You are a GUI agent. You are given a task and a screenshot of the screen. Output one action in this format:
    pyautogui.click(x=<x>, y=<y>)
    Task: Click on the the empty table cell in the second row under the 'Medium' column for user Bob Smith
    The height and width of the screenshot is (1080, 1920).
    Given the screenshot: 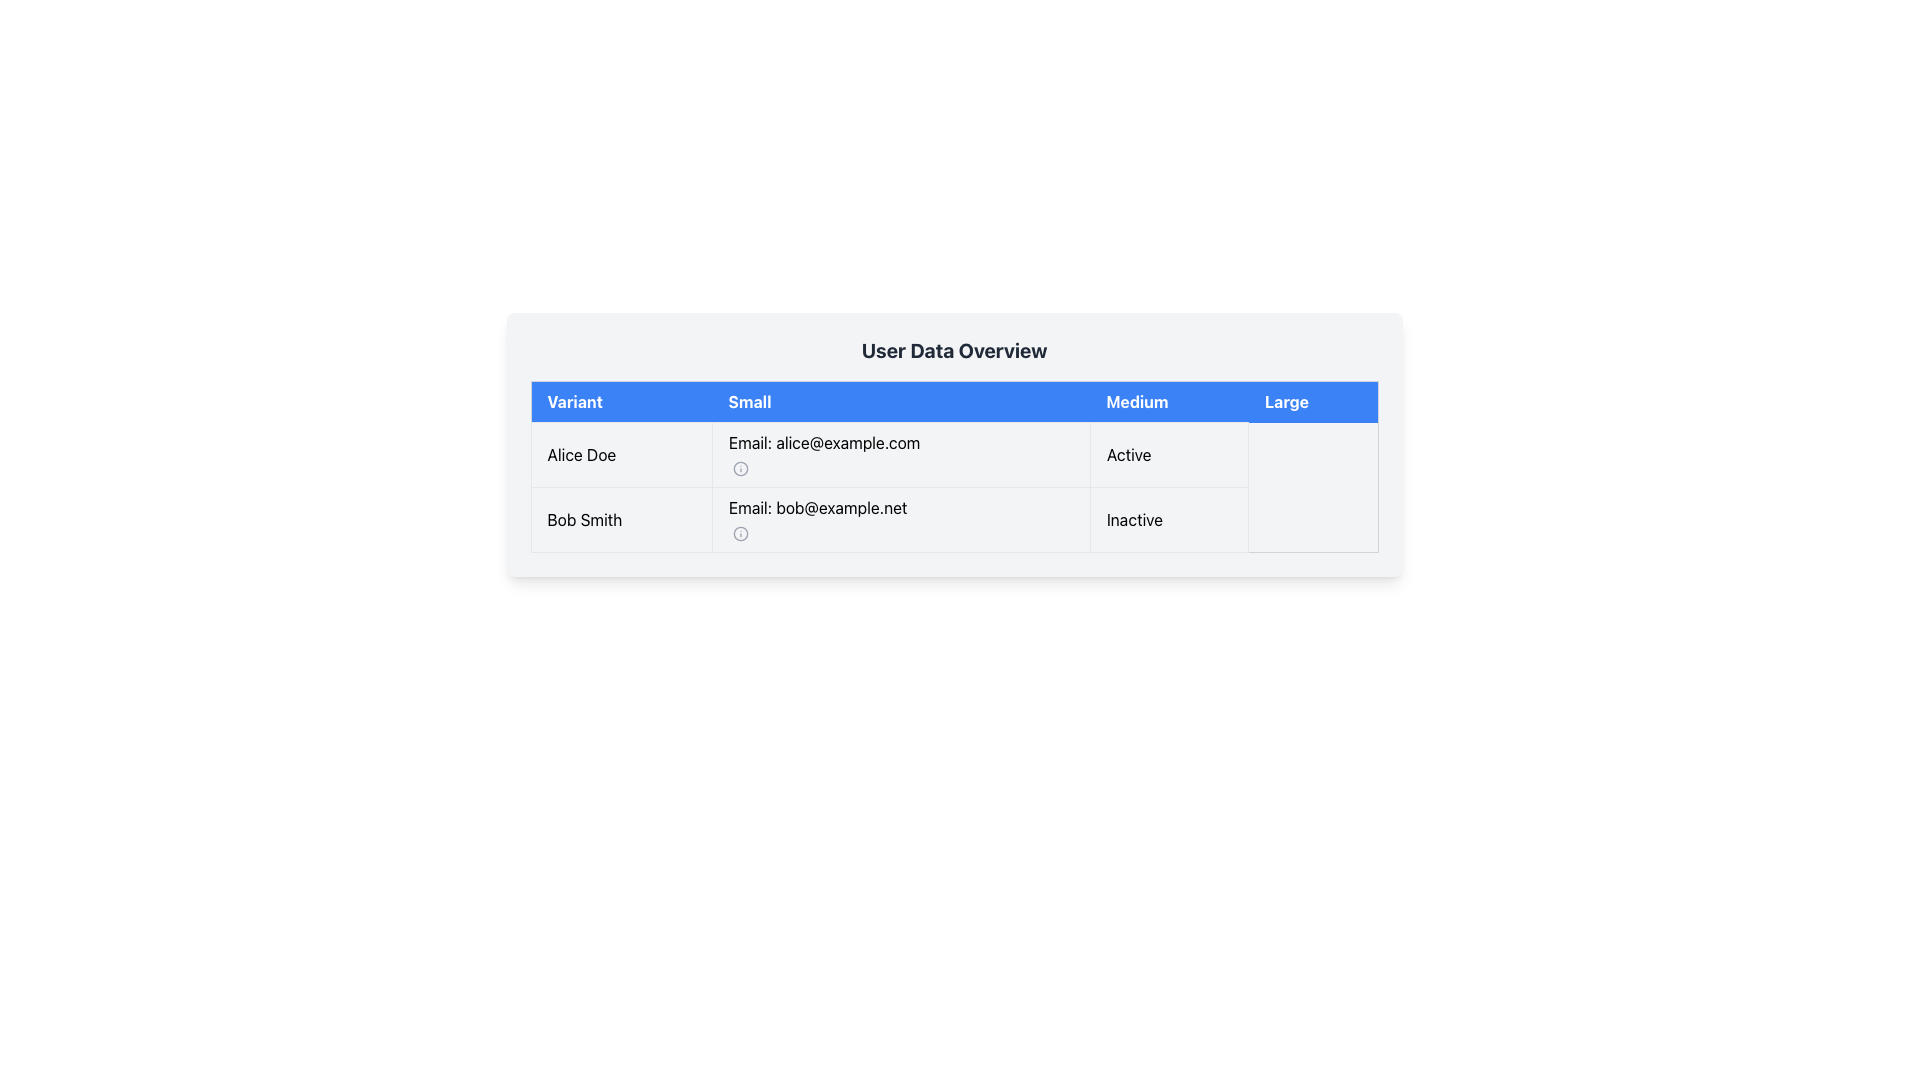 What is the action you would take?
    pyautogui.click(x=953, y=487)
    